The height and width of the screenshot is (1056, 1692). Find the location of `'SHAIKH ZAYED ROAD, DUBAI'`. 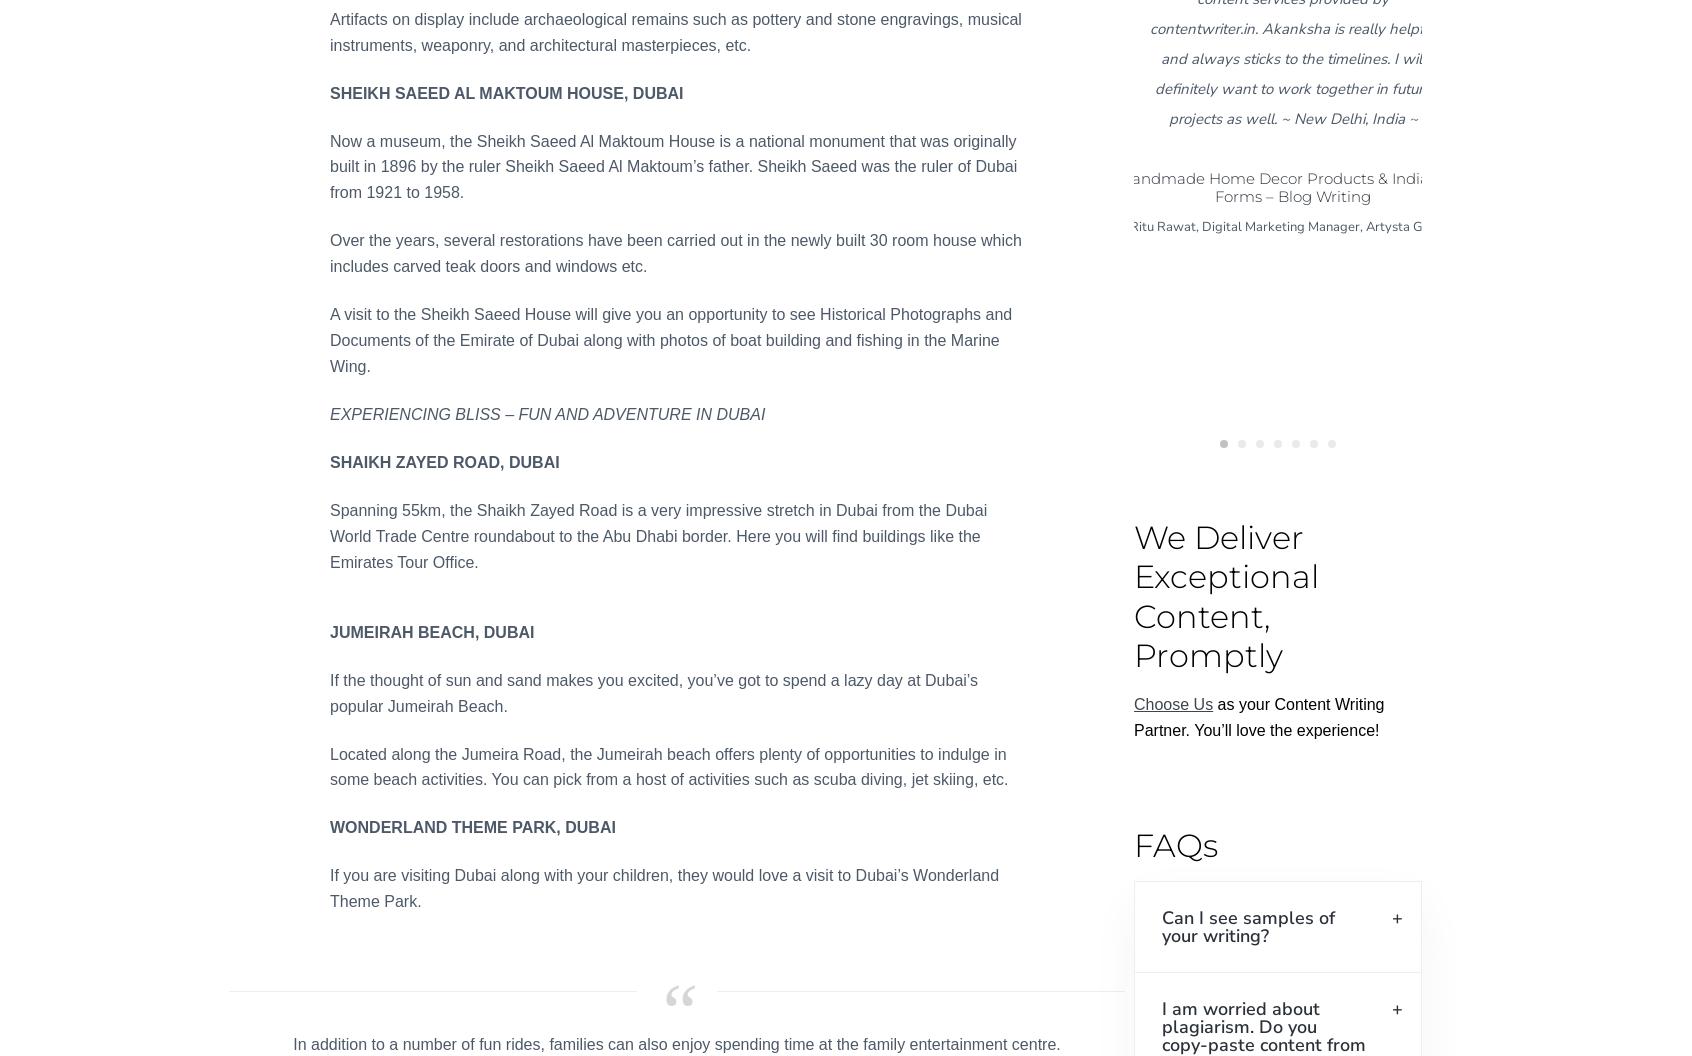

'SHAIKH ZAYED ROAD, DUBAI' is located at coordinates (443, 461).